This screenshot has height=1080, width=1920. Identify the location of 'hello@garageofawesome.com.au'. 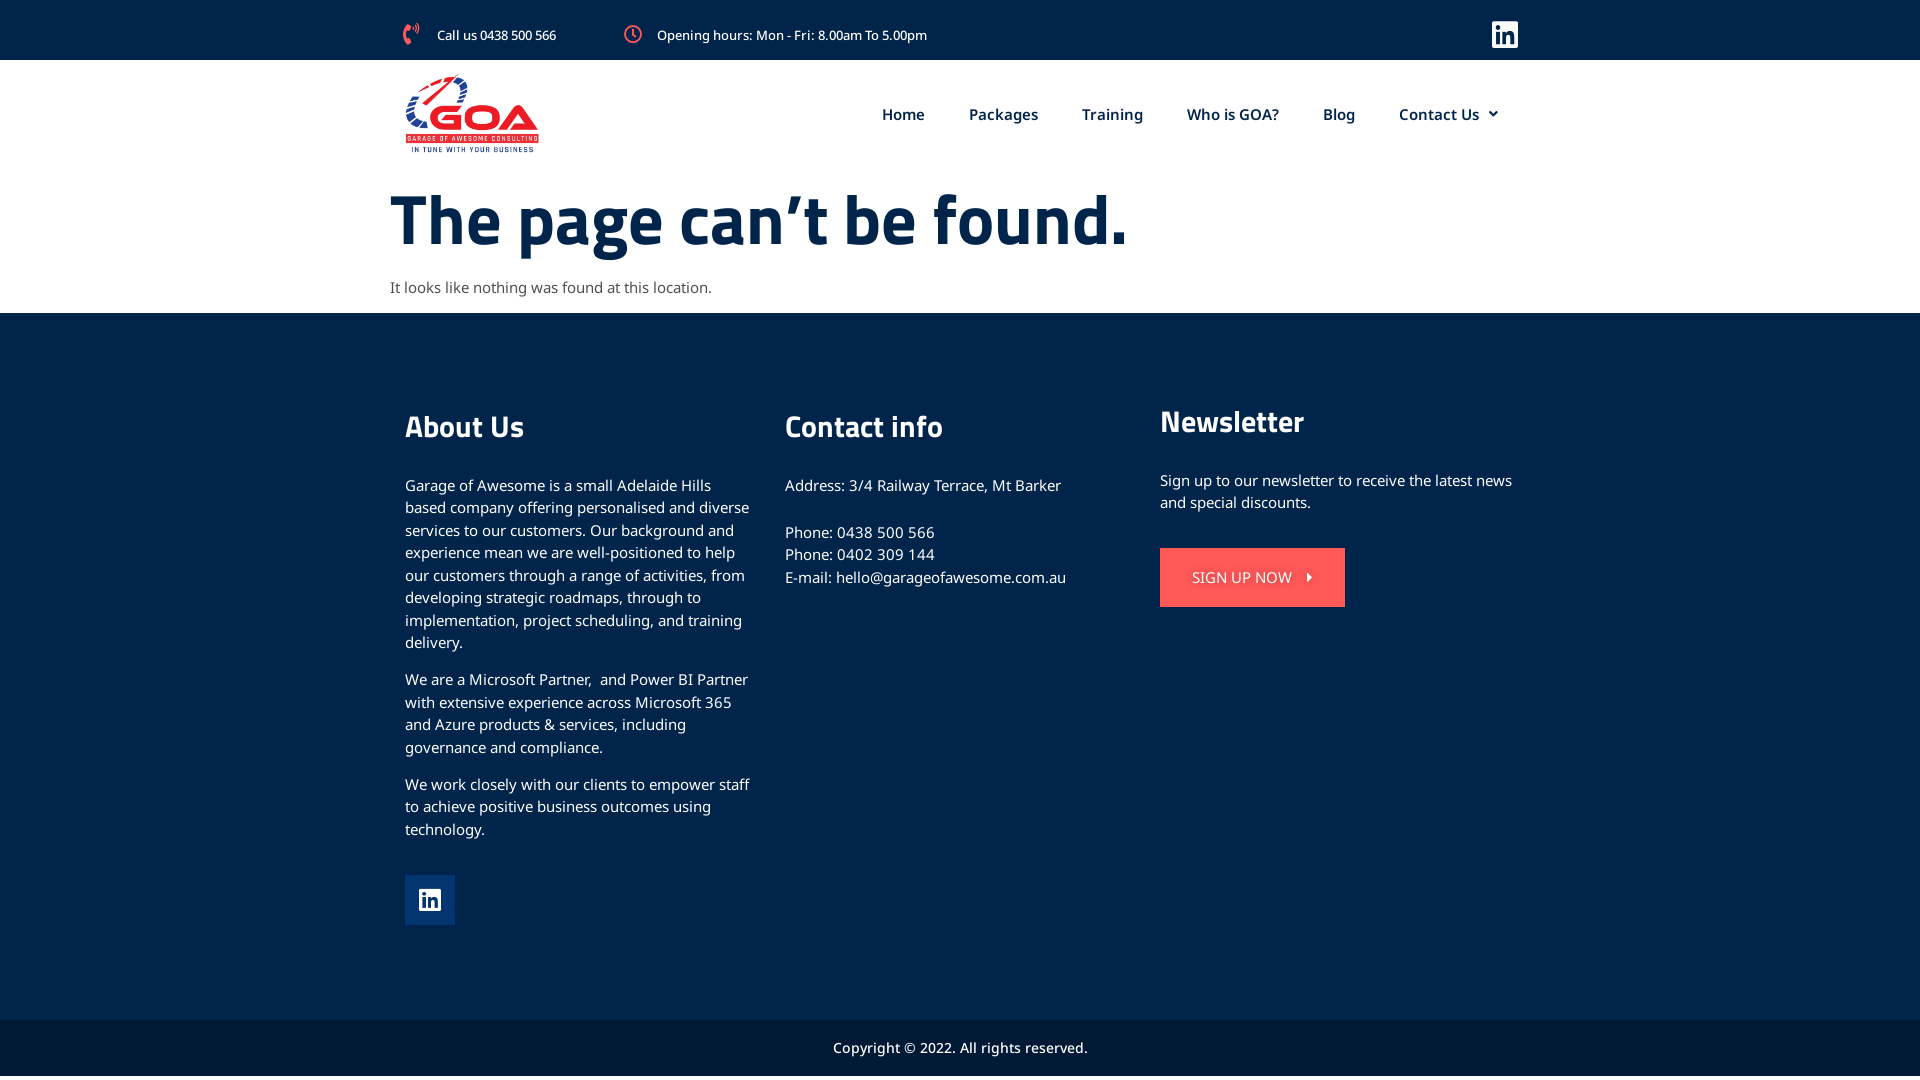
(835, 577).